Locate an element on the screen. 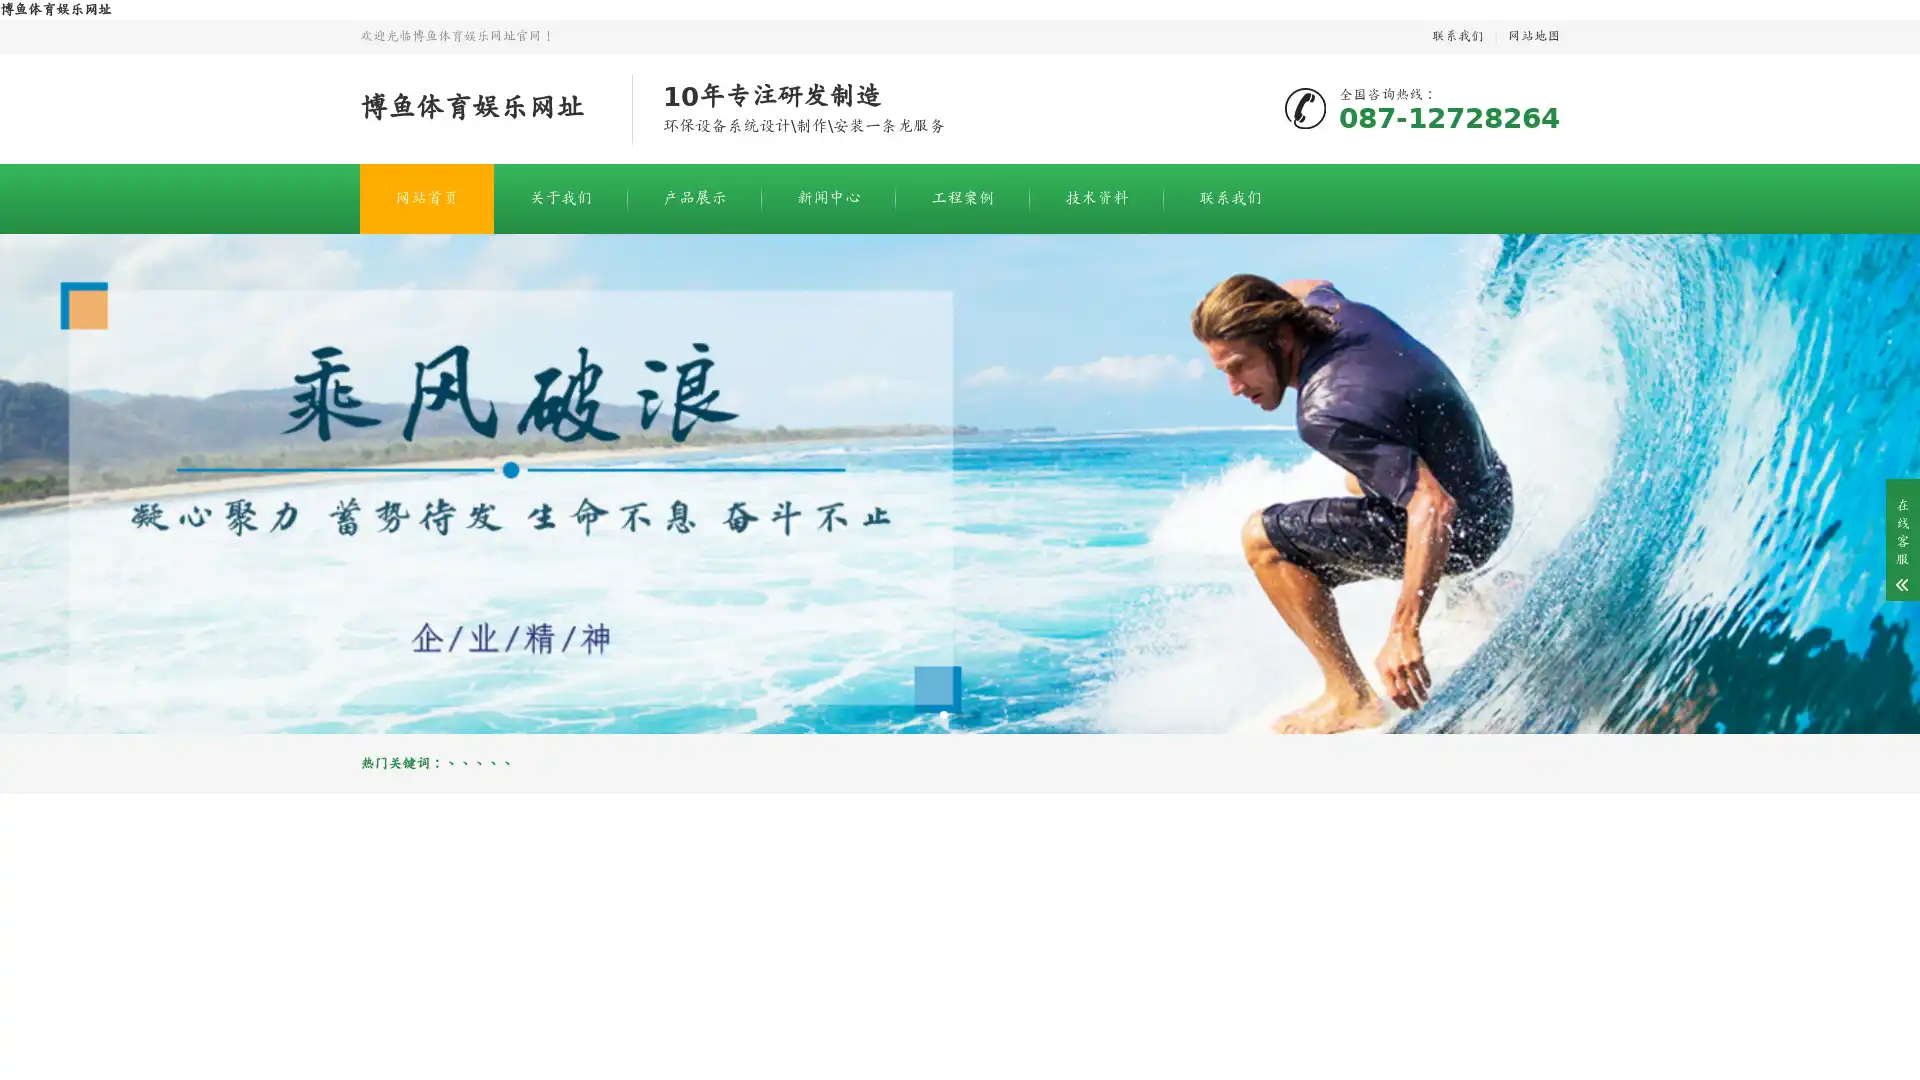 This screenshot has width=1920, height=1080. Go to slide 3 is located at coordinates (975, 713).